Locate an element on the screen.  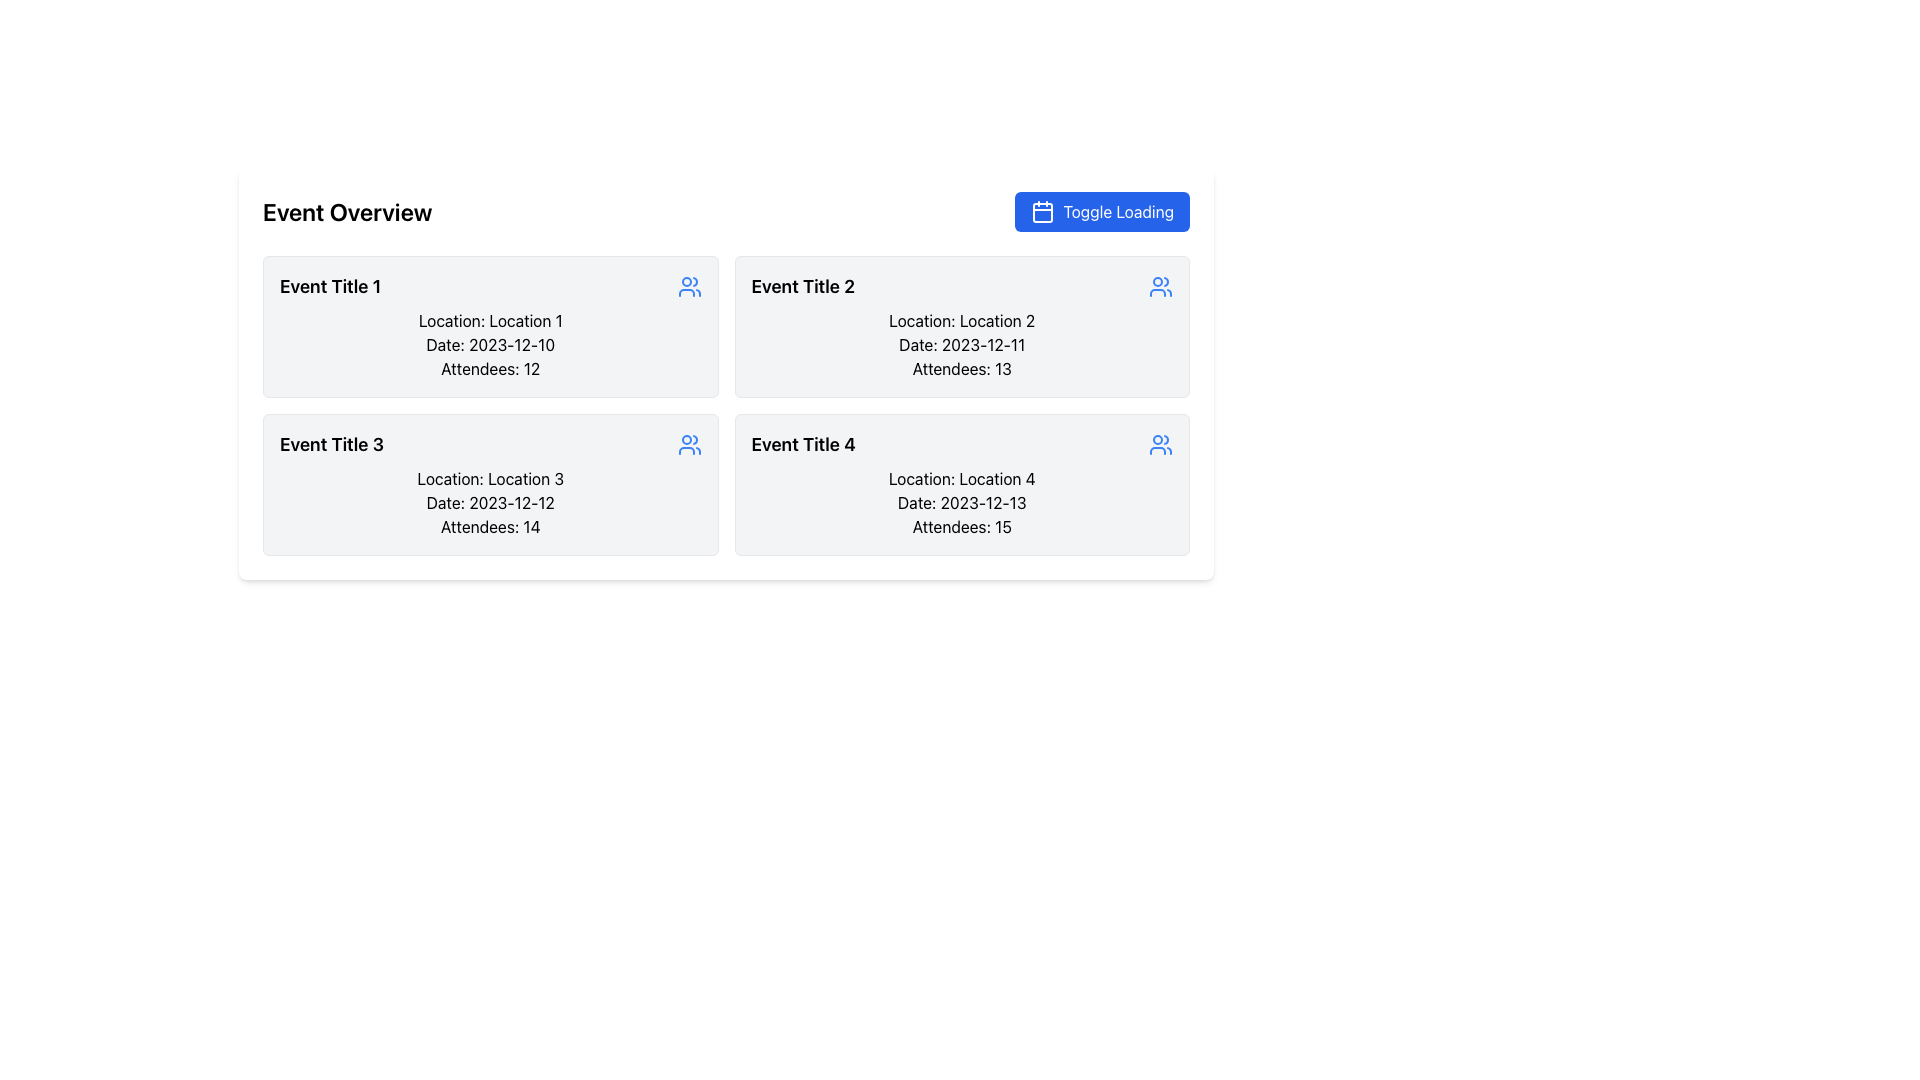
text displayed in the fourth event card, located below 'Event Title 4' and above the date and attendees information is located at coordinates (962, 478).